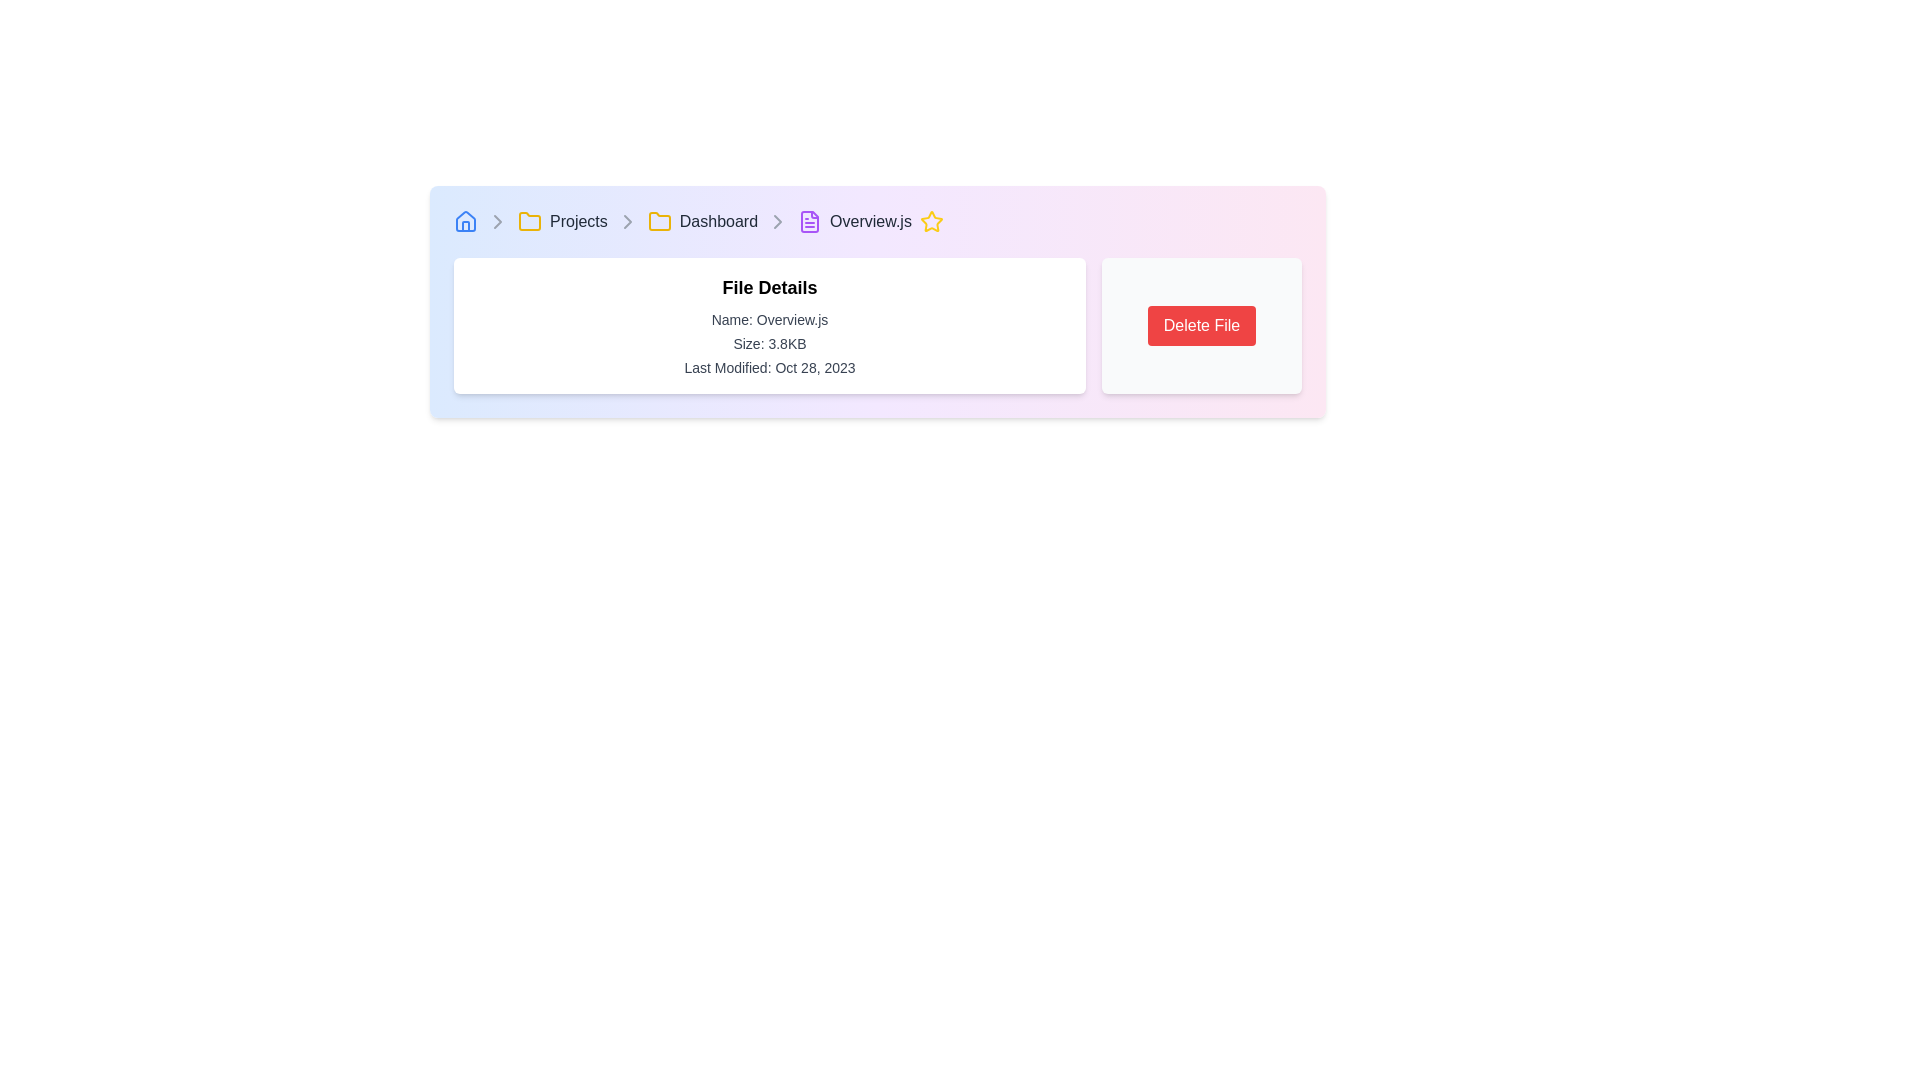 The height and width of the screenshot is (1080, 1920). Describe the element at coordinates (870, 222) in the screenshot. I see `the current location indicator text label in the breadcrumb navigation to highlight or focus it` at that location.